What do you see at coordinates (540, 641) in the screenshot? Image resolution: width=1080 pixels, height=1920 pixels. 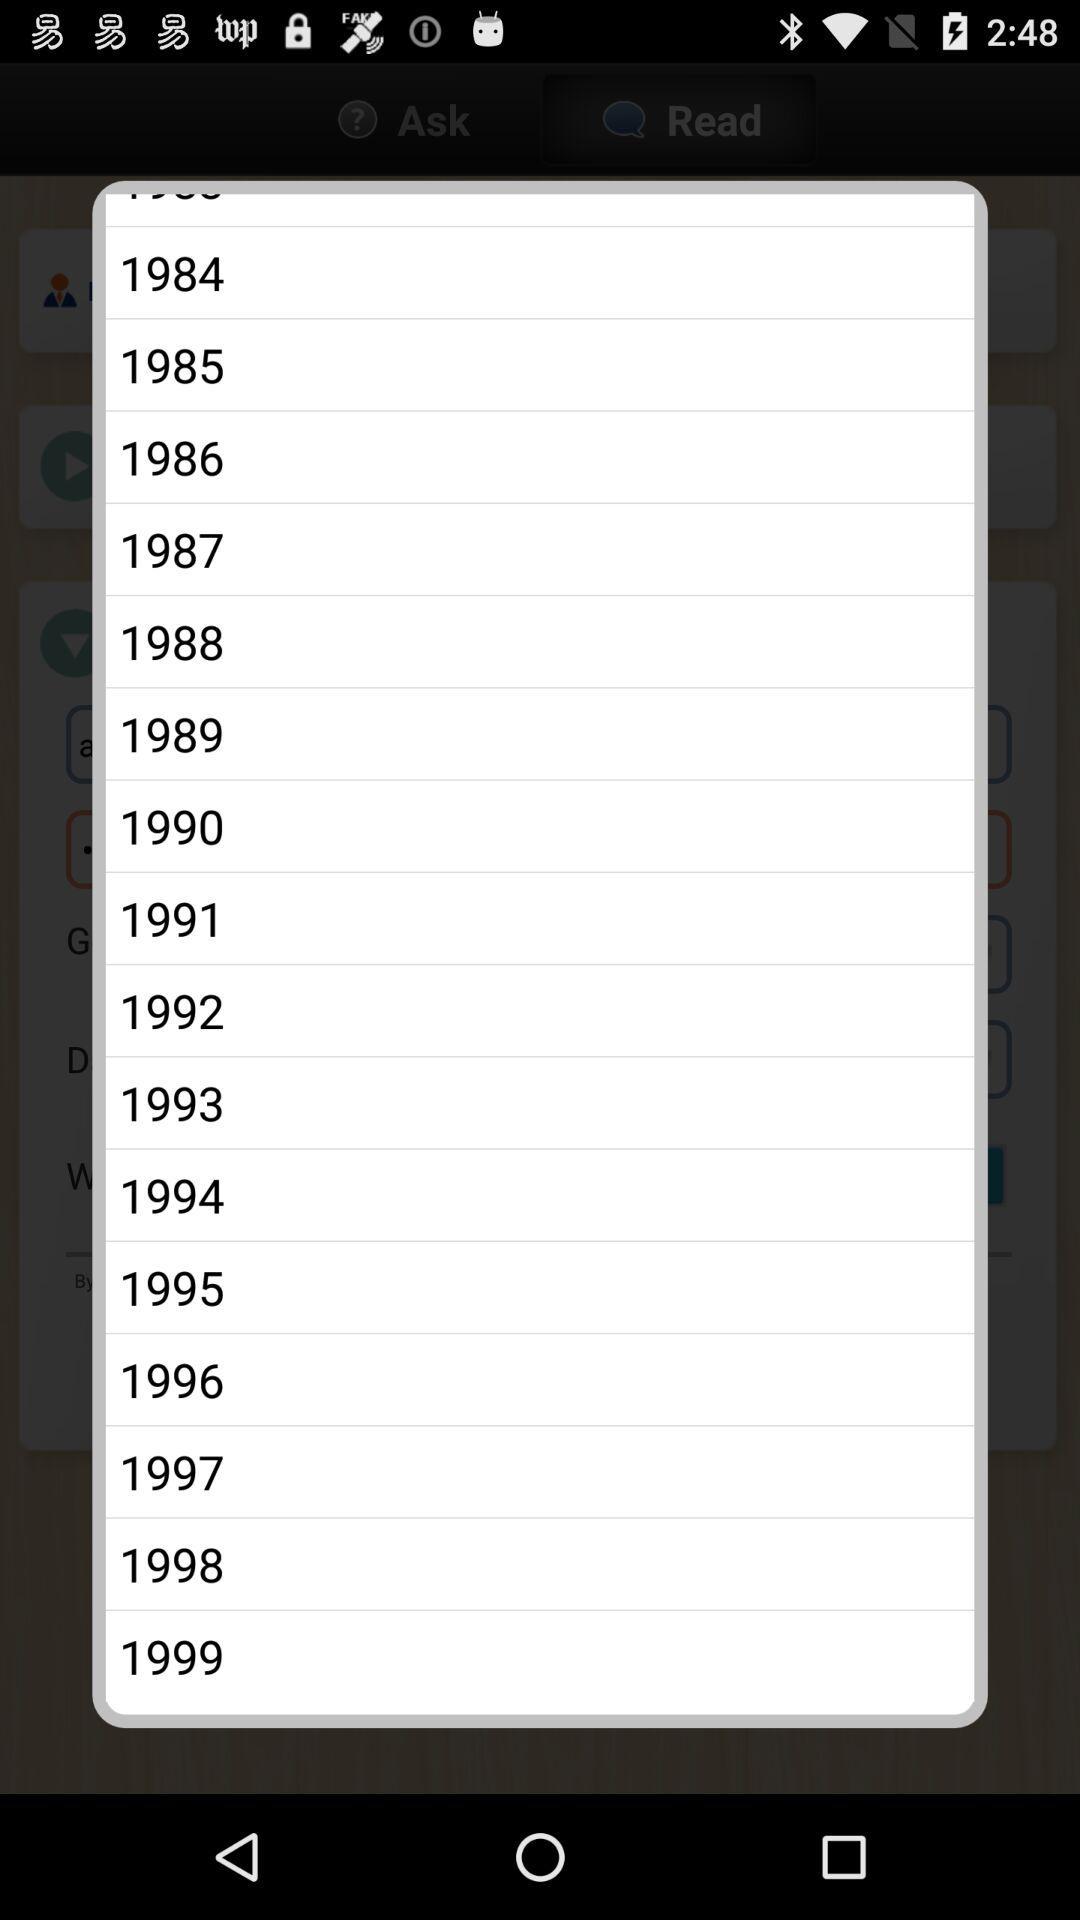 I see `1988 item` at bounding box center [540, 641].